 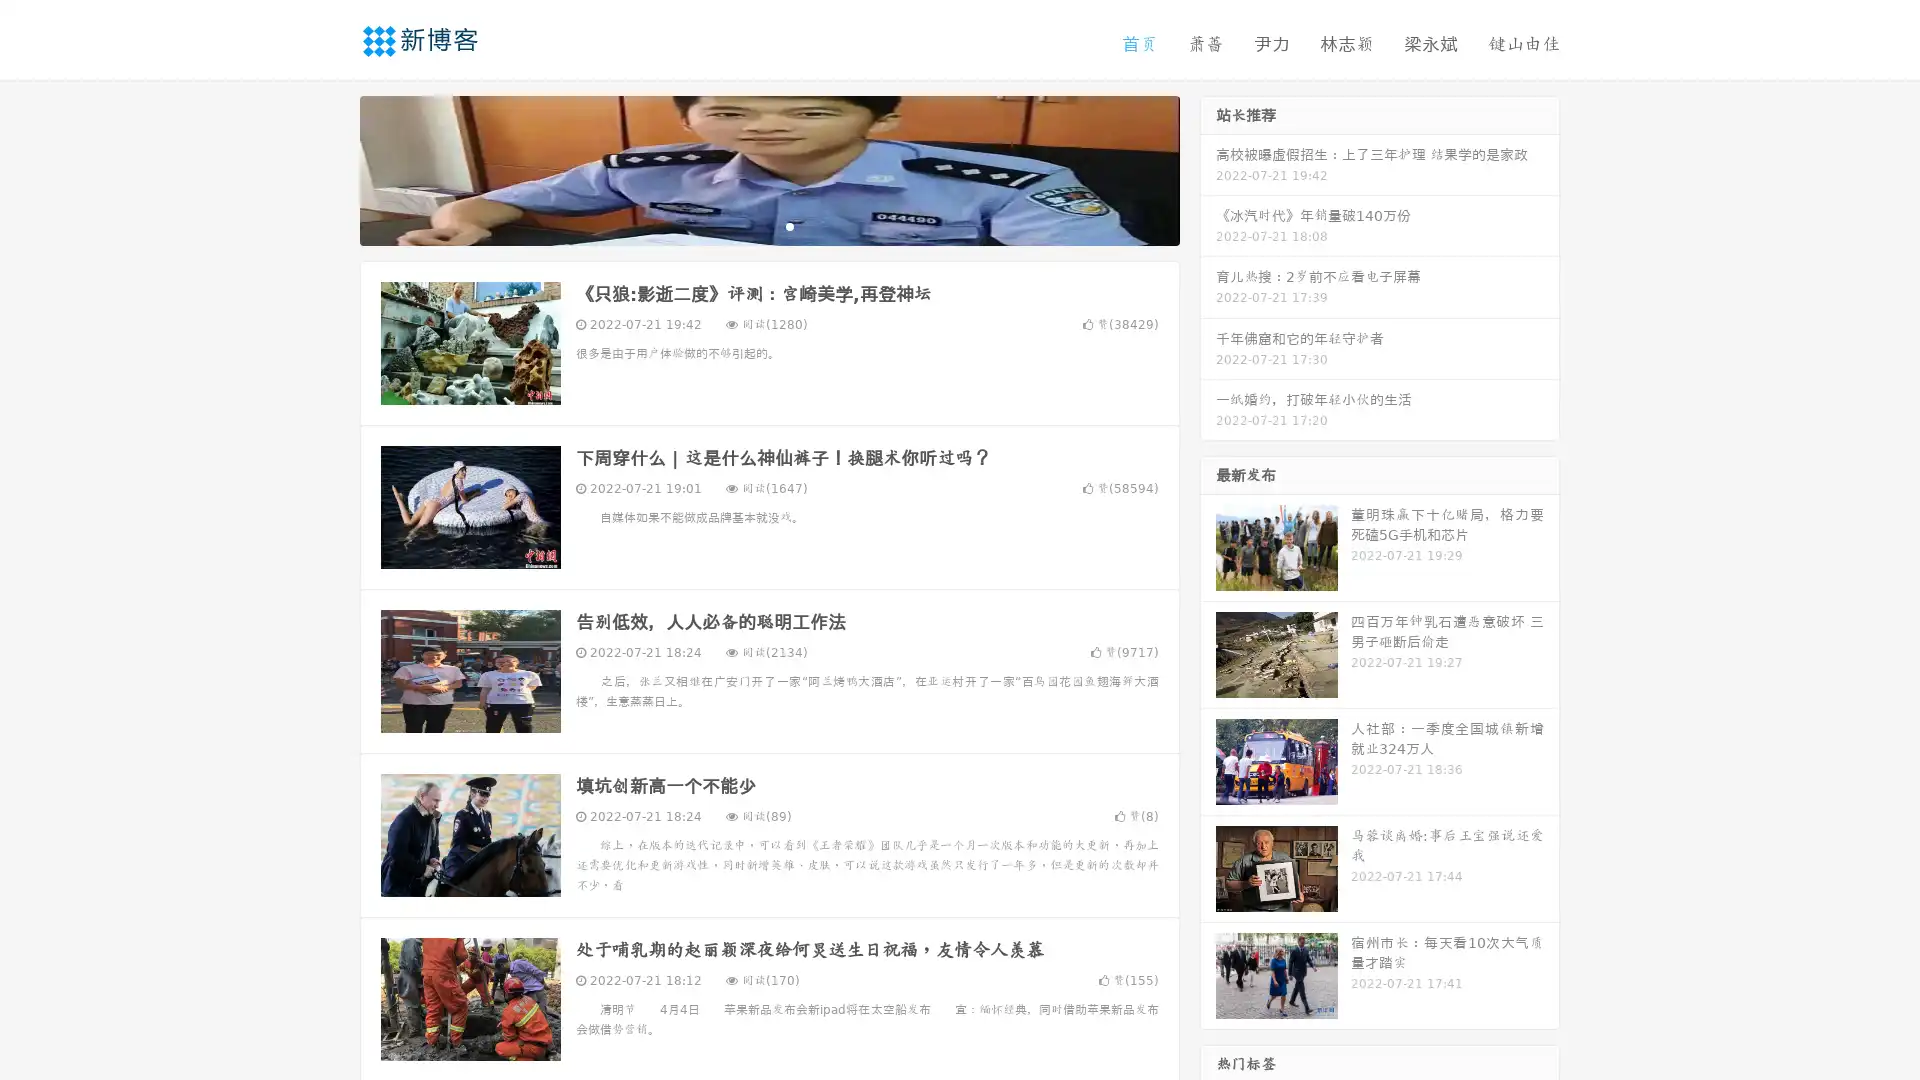 I want to click on Previous slide, so click(x=330, y=168).